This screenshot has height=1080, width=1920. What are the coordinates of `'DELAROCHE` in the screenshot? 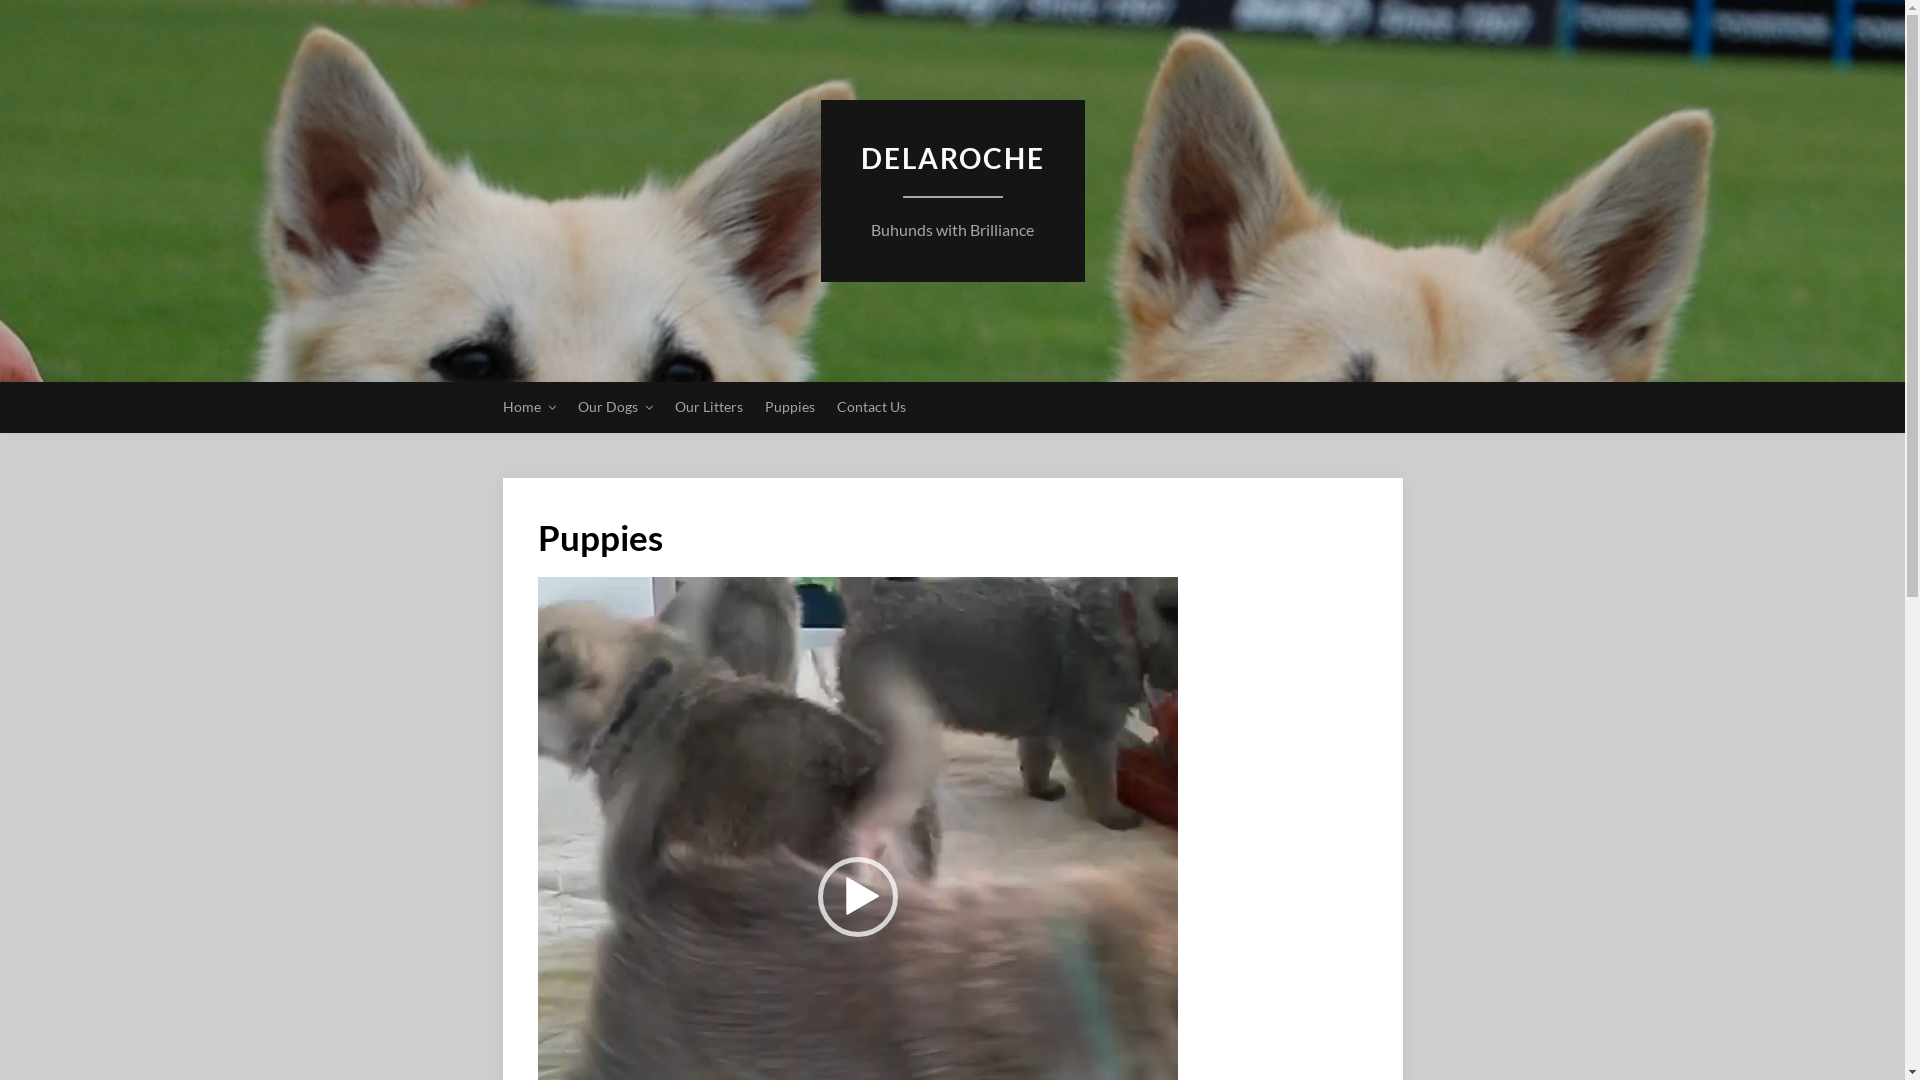 It's located at (950, 229).